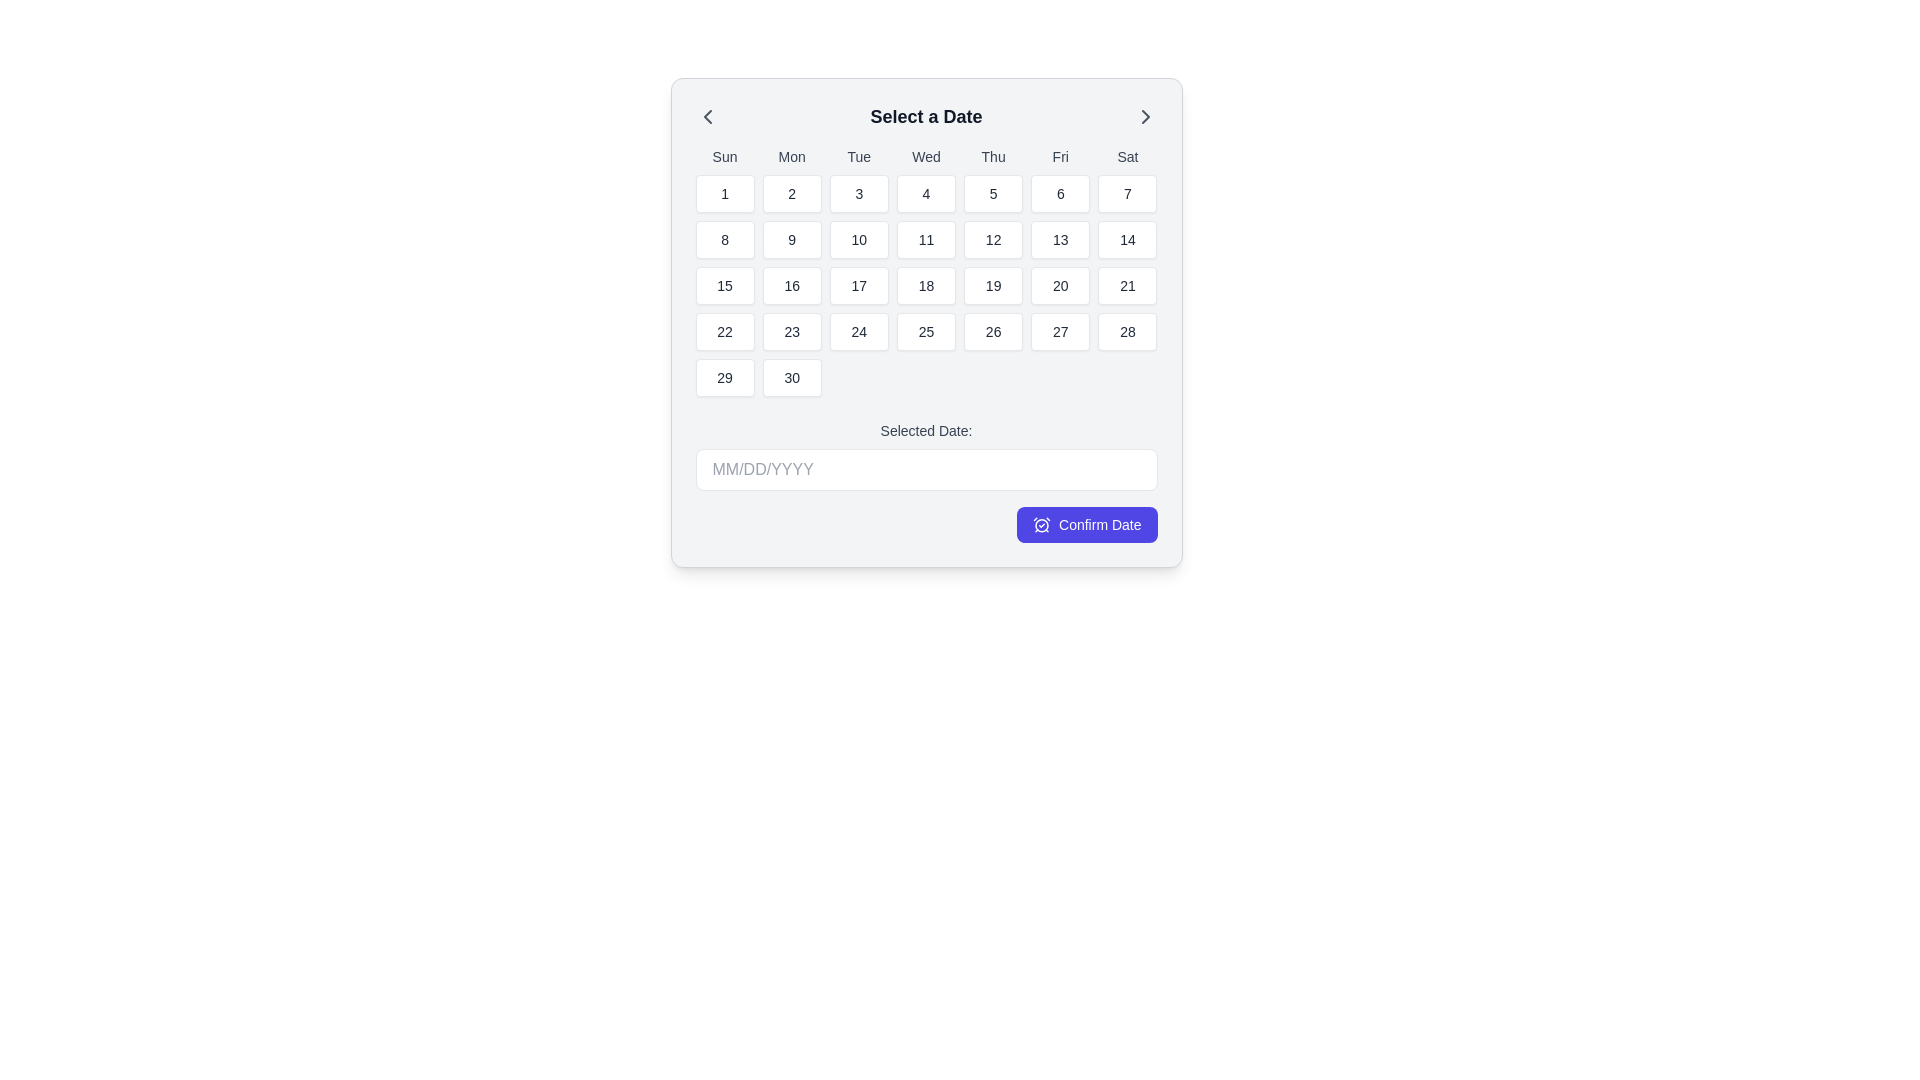 This screenshot has width=1920, height=1080. I want to click on the button, so click(791, 238).